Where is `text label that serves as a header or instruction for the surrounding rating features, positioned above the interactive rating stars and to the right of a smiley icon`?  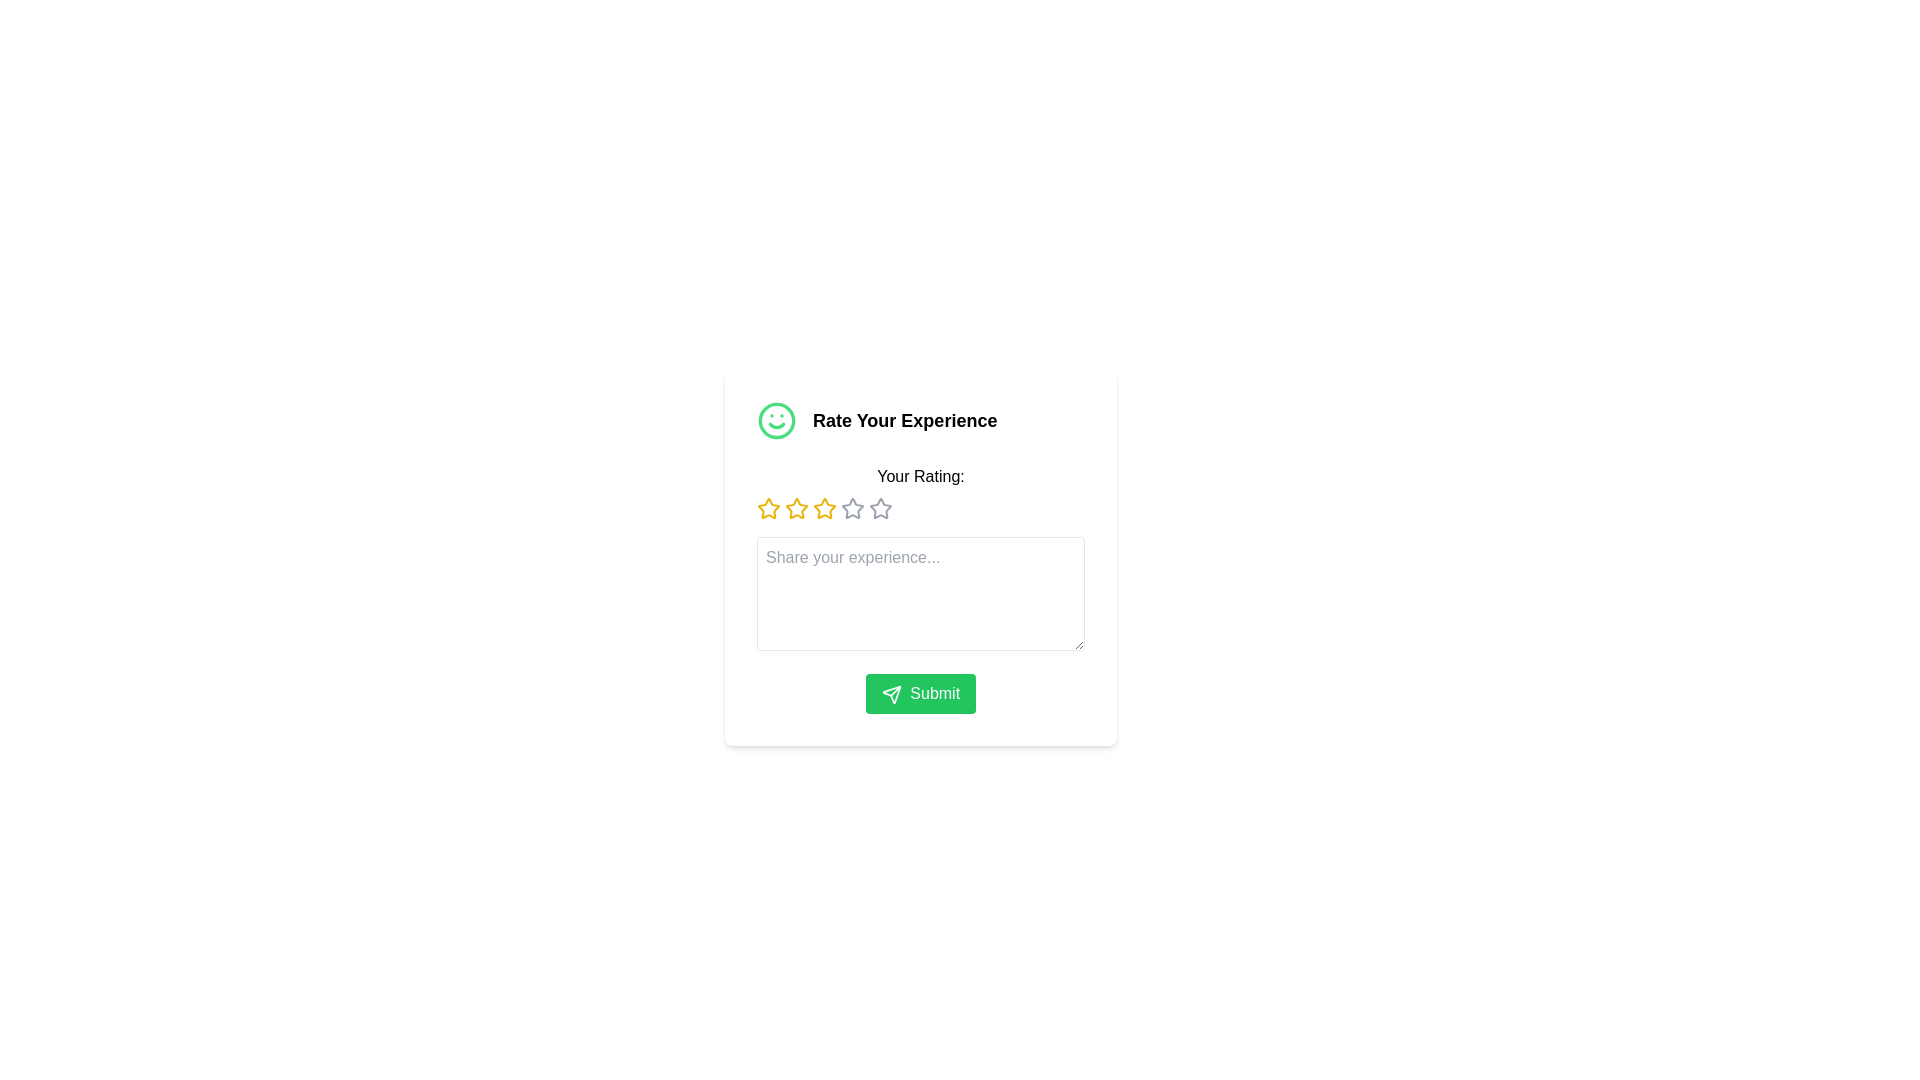
text label that serves as a header or instruction for the surrounding rating features, positioned above the interactive rating stars and to the right of a smiley icon is located at coordinates (904, 419).